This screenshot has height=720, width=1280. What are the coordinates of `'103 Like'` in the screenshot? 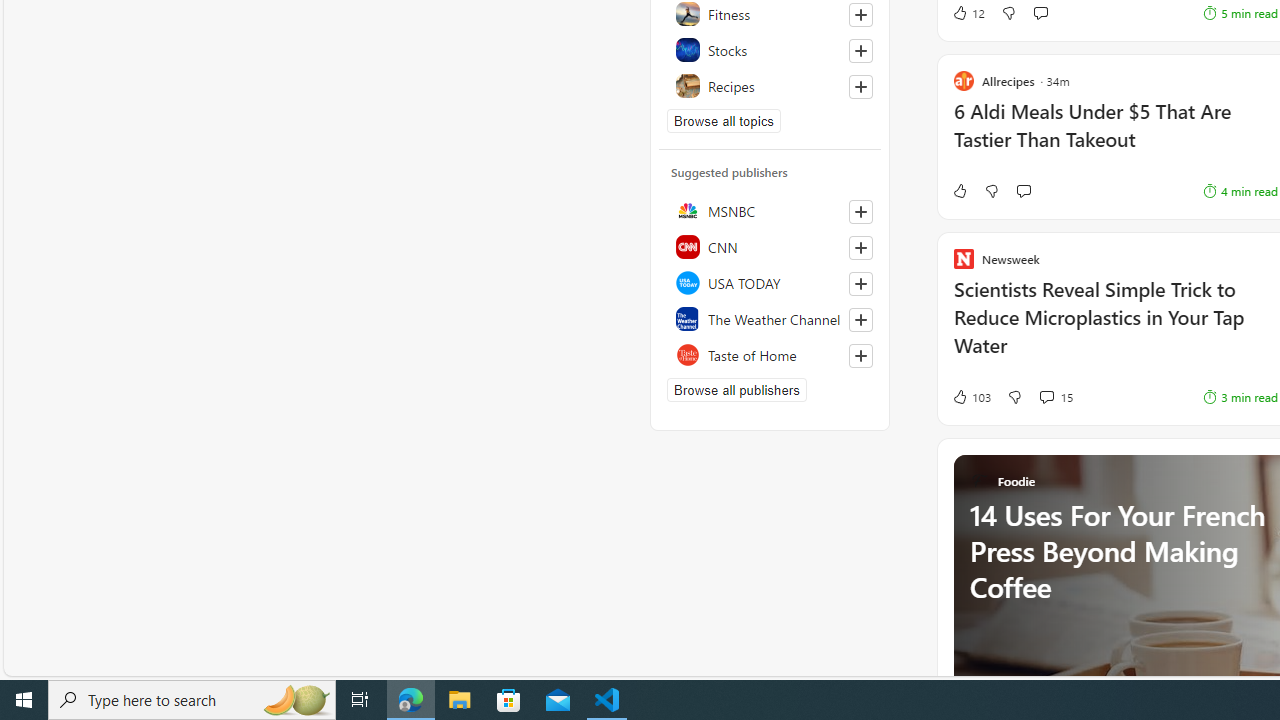 It's located at (970, 397).